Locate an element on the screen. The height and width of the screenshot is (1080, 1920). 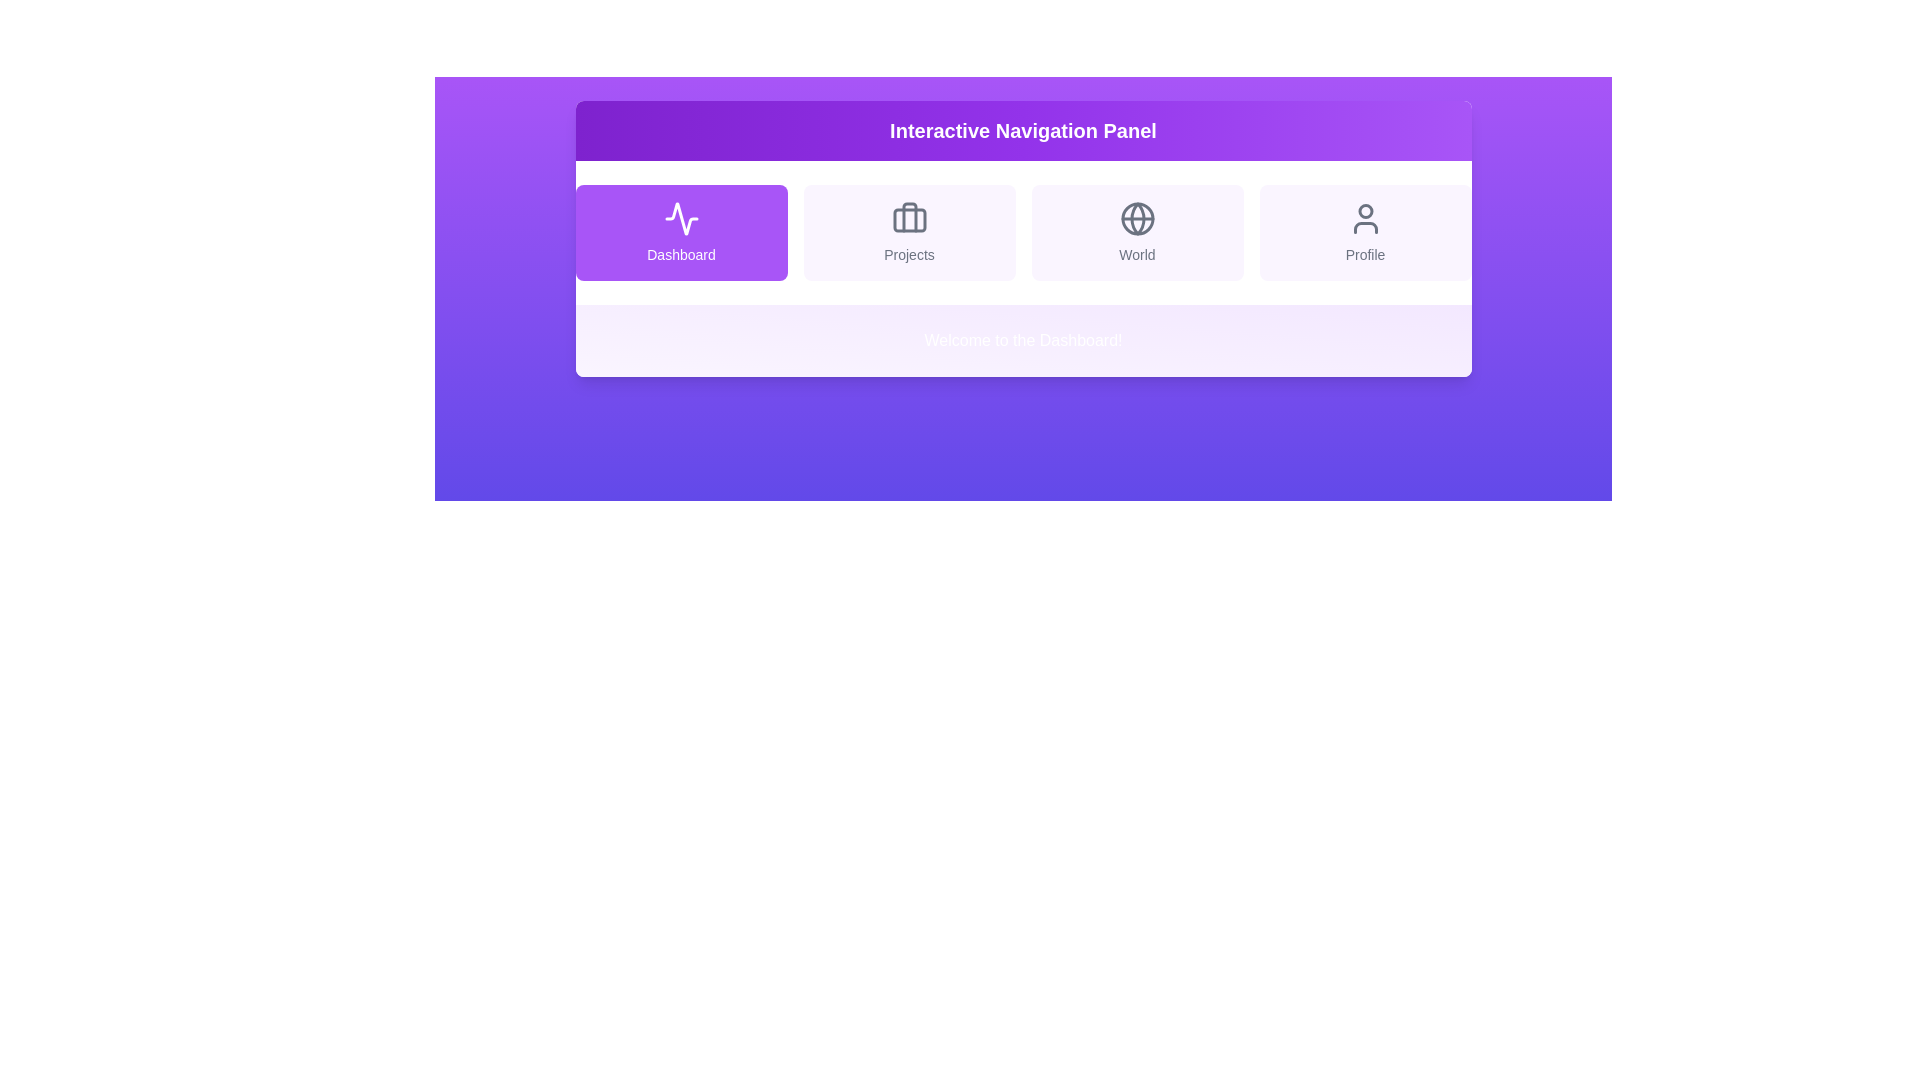
the purple rounded button labeled 'Dashboard' with a chart icon is located at coordinates (681, 231).